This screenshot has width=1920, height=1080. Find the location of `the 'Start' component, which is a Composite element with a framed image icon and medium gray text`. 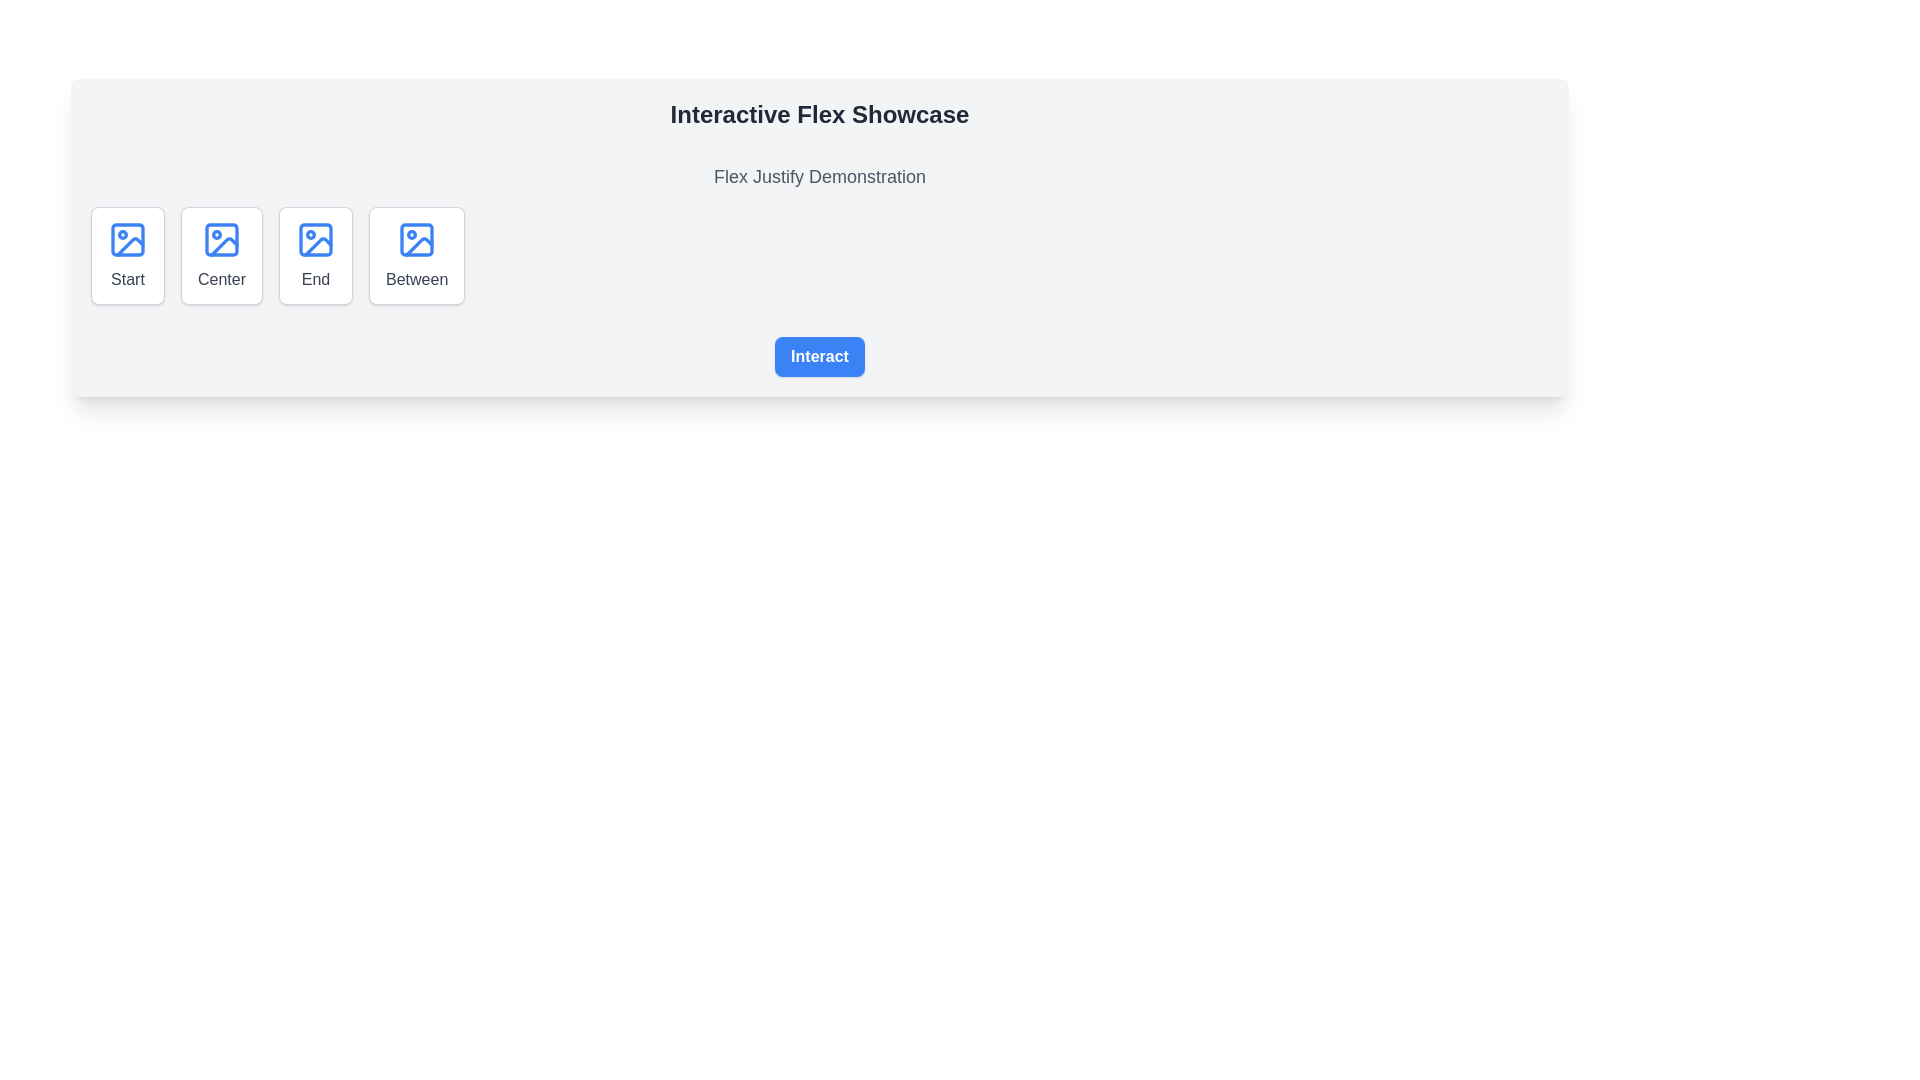

the 'Start' component, which is a Composite element with a framed image icon and medium gray text is located at coordinates (127, 254).